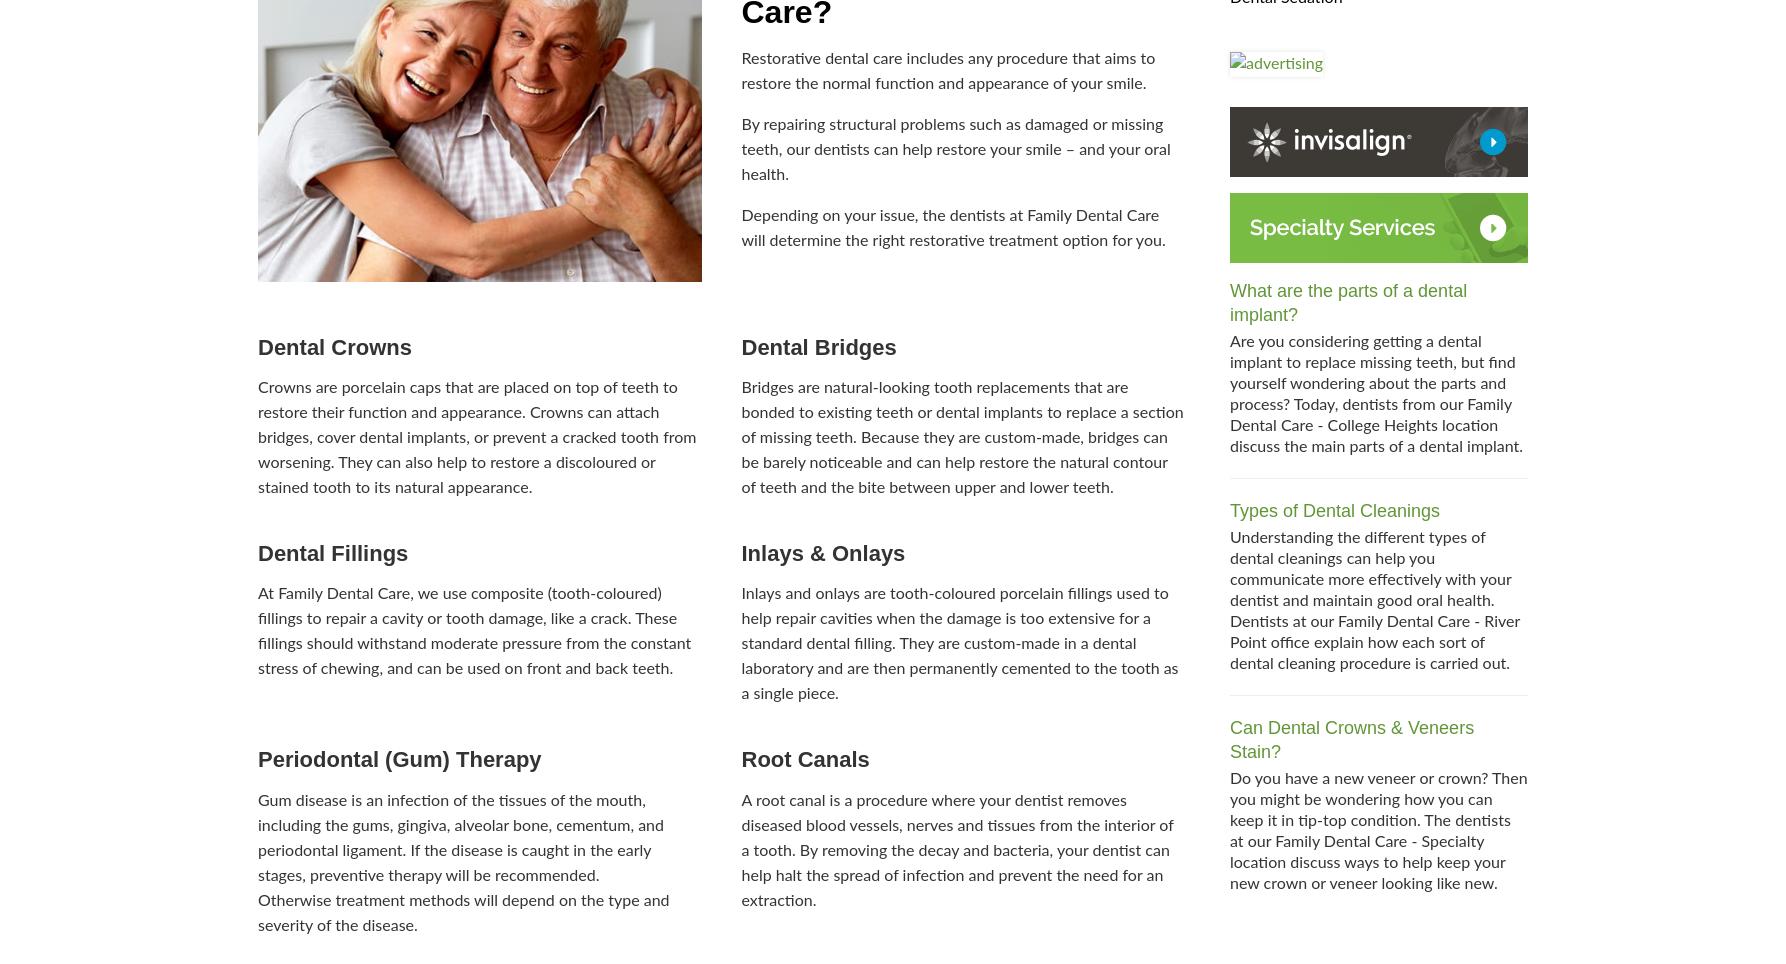 This screenshot has width=1786, height=964. What do you see at coordinates (948, 70) in the screenshot?
I see `'Restorative dental care includes any procedure that aims to restore the normal function and appearance of your smile.'` at bounding box center [948, 70].